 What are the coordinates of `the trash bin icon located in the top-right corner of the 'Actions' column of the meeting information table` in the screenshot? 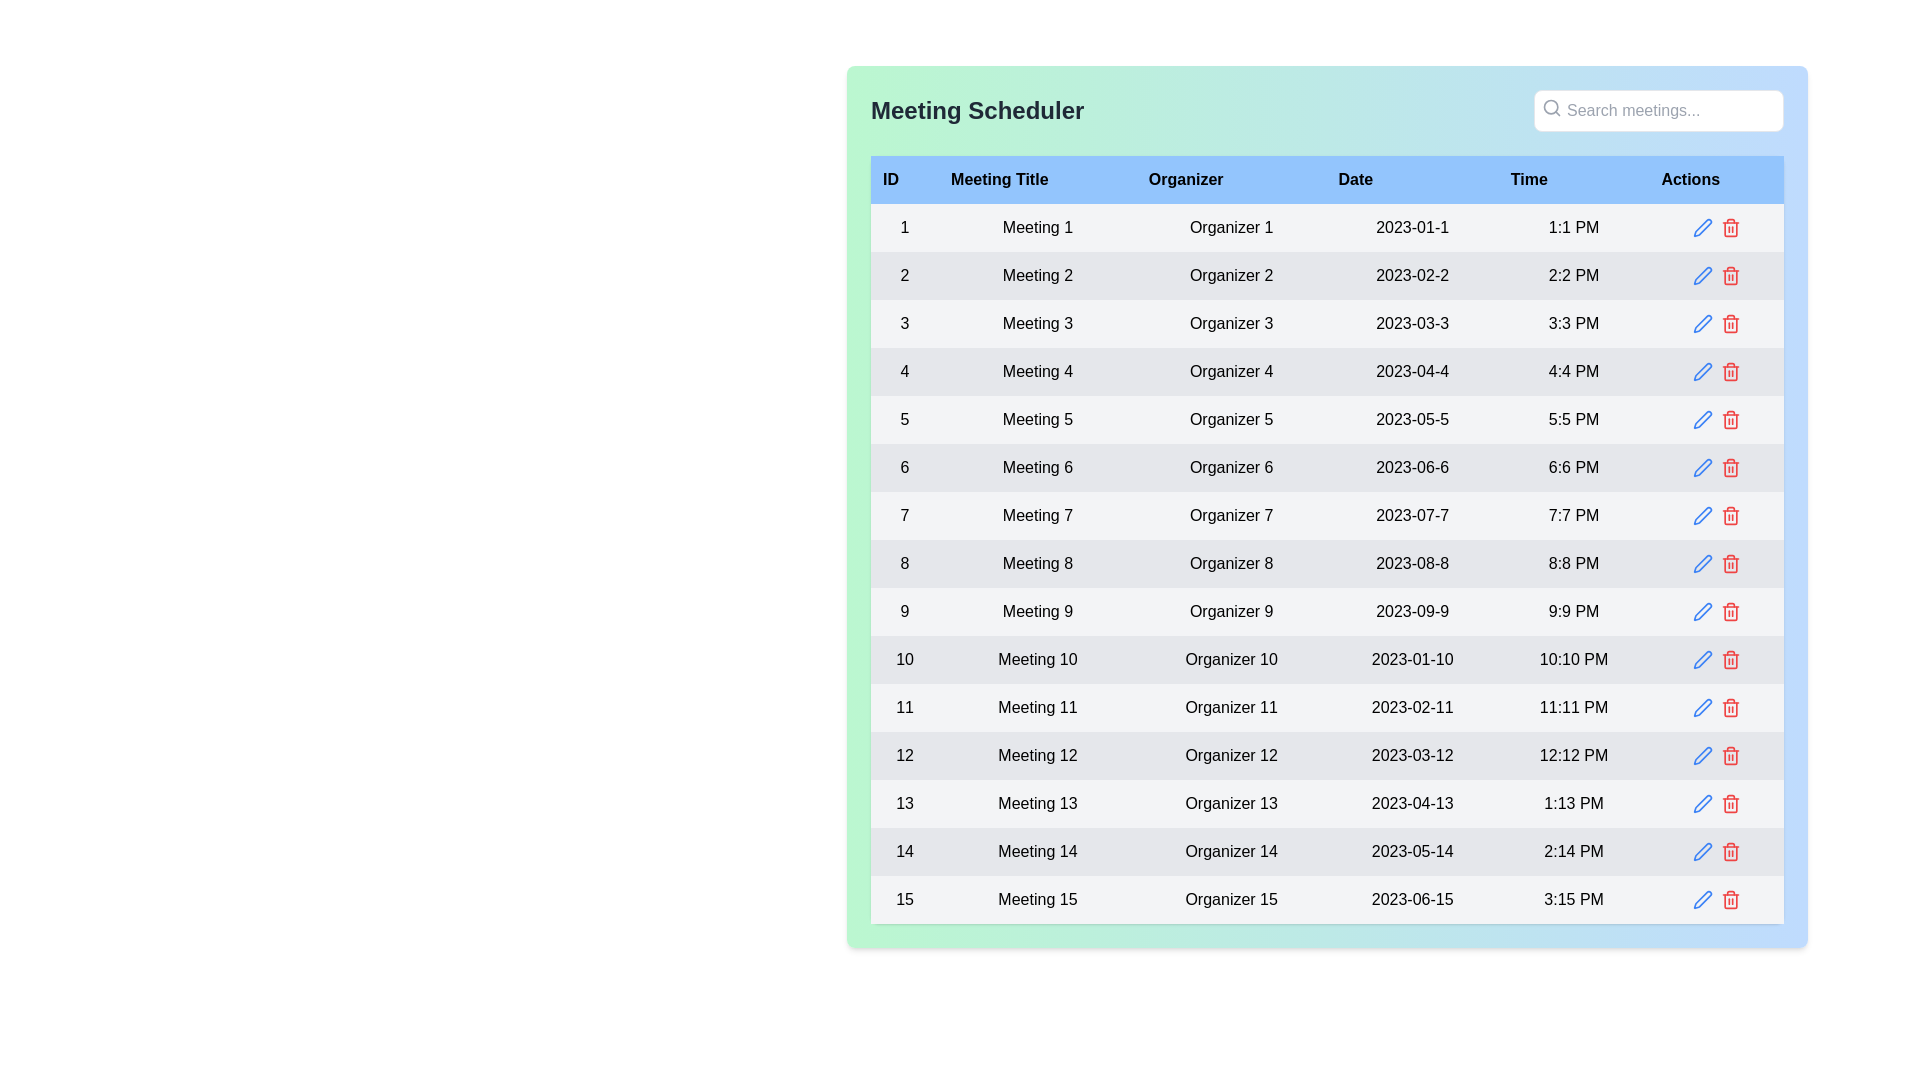 It's located at (1729, 324).